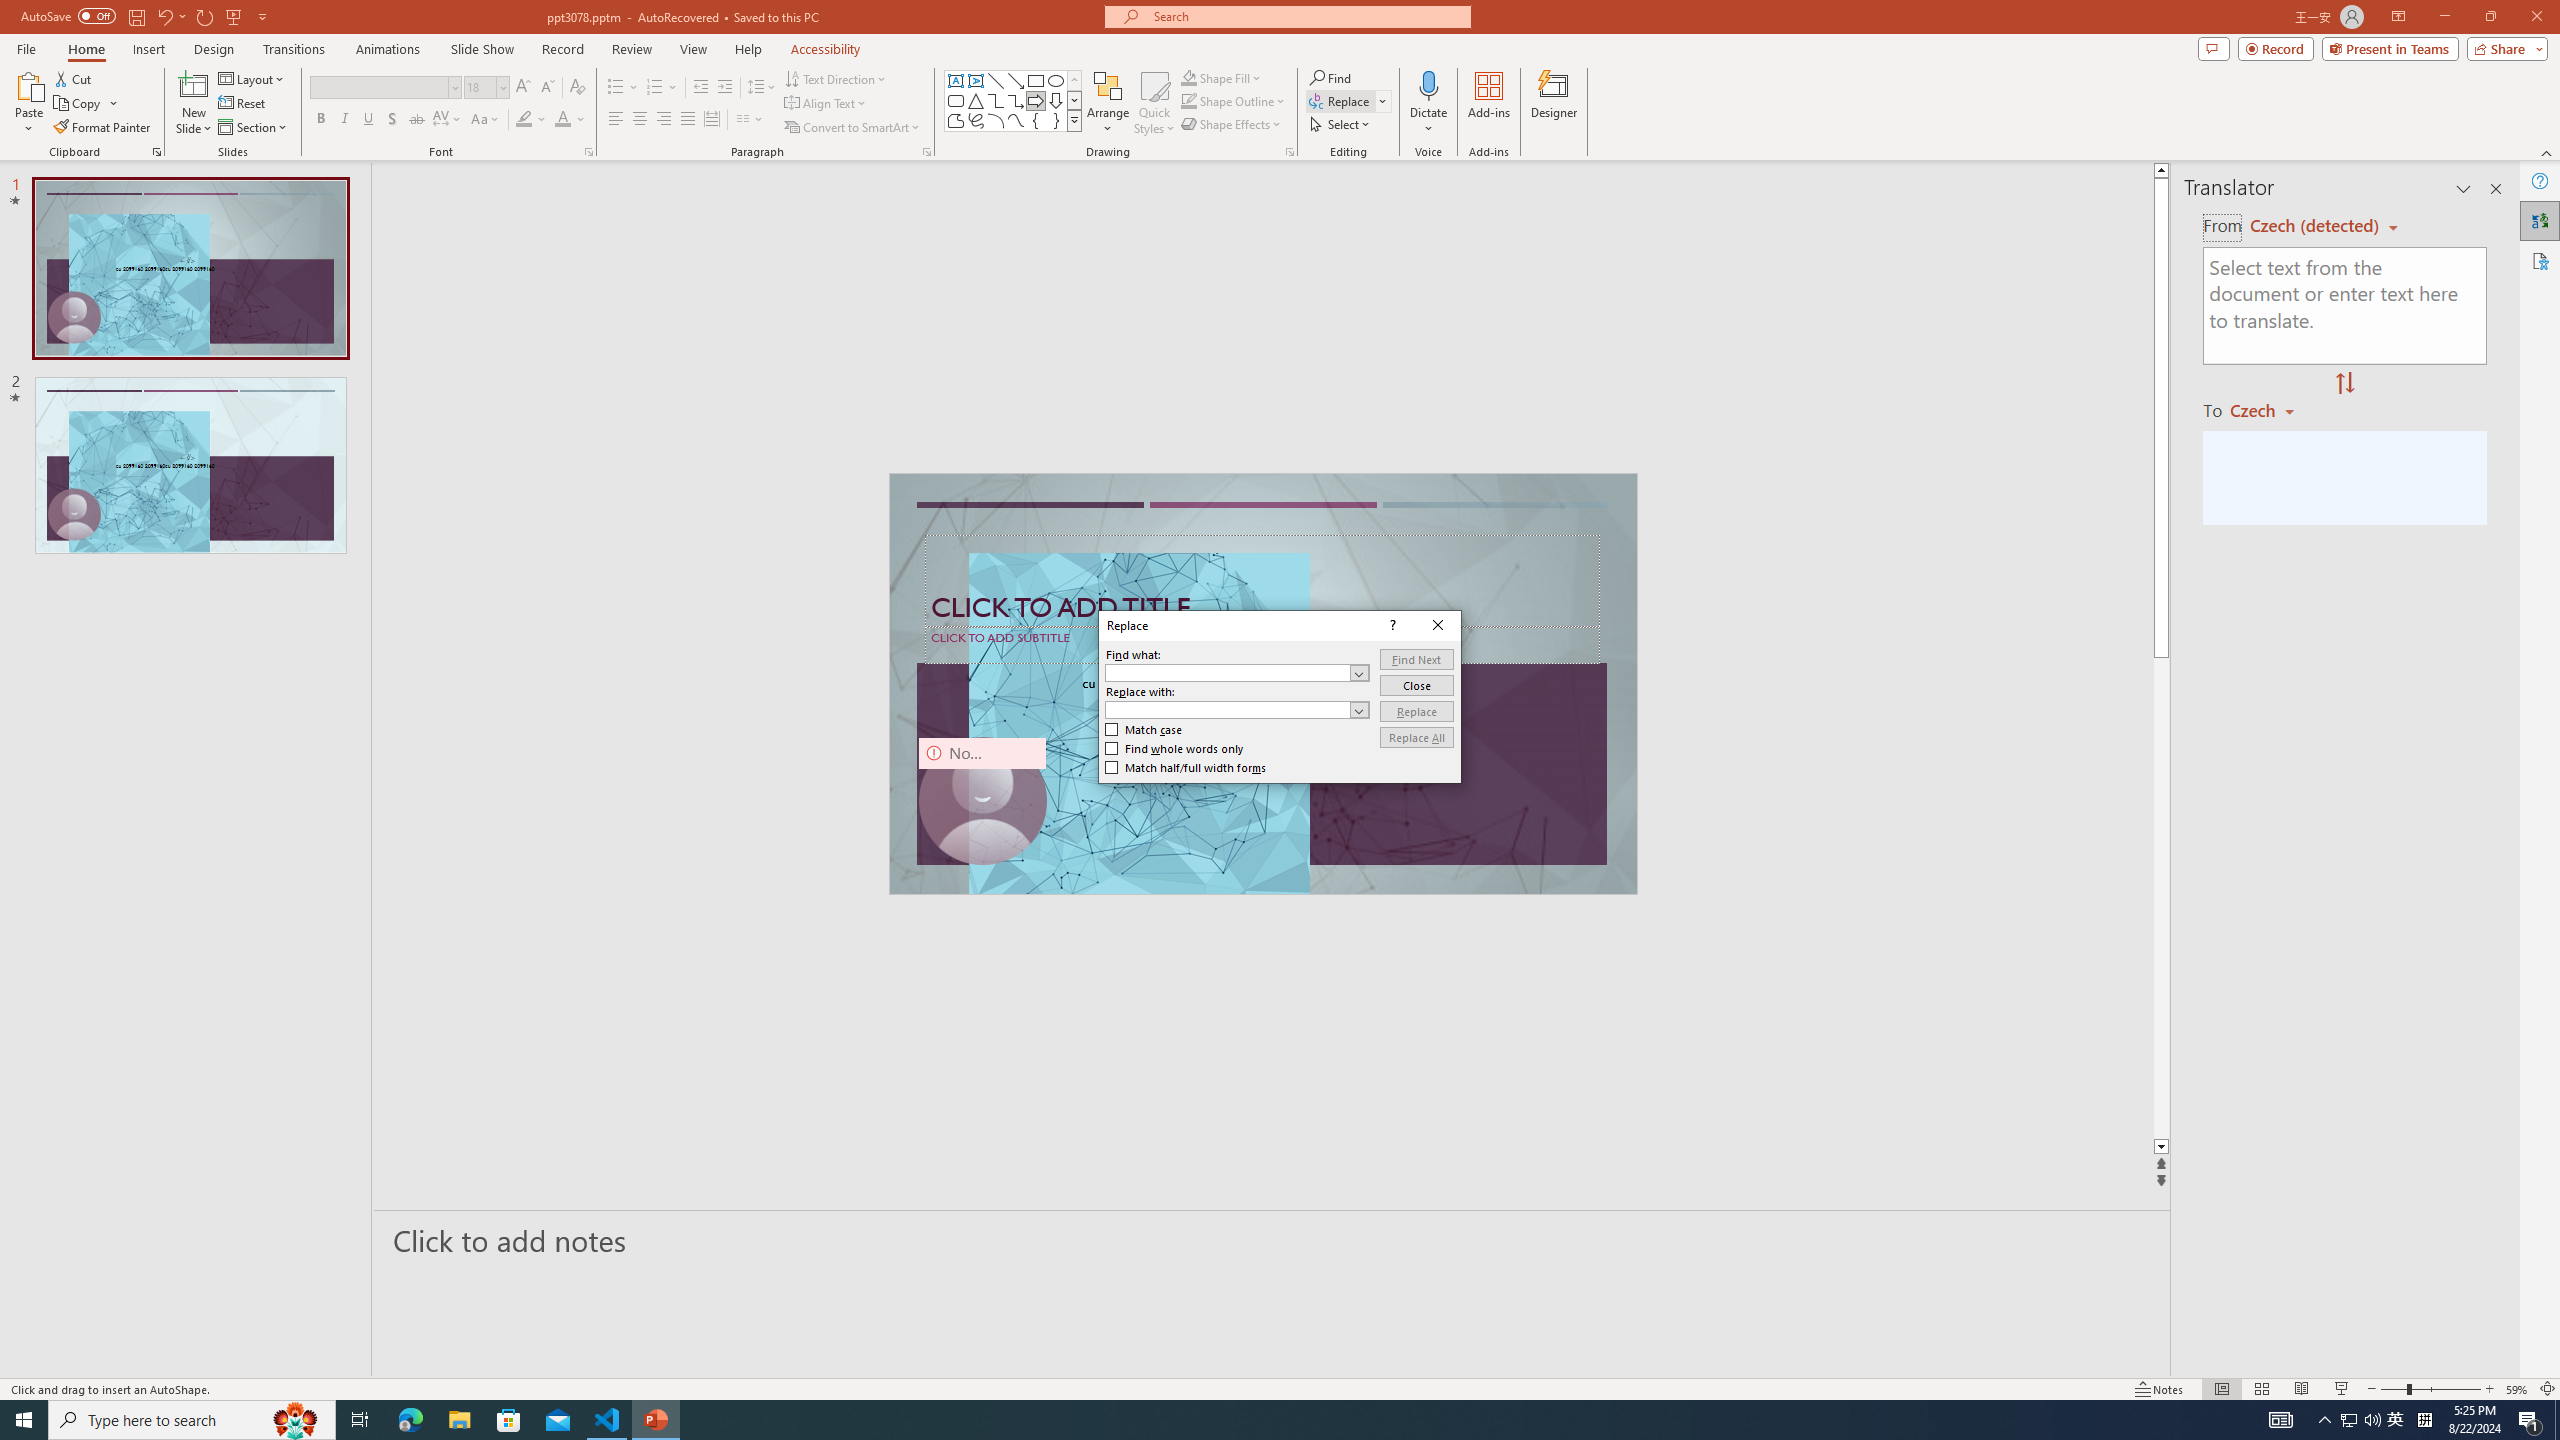 The width and height of the screenshot is (2560, 1440). What do you see at coordinates (1236, 708) in the screenshot?
I see `'Replace with'` at bounding box center [1236, 708].